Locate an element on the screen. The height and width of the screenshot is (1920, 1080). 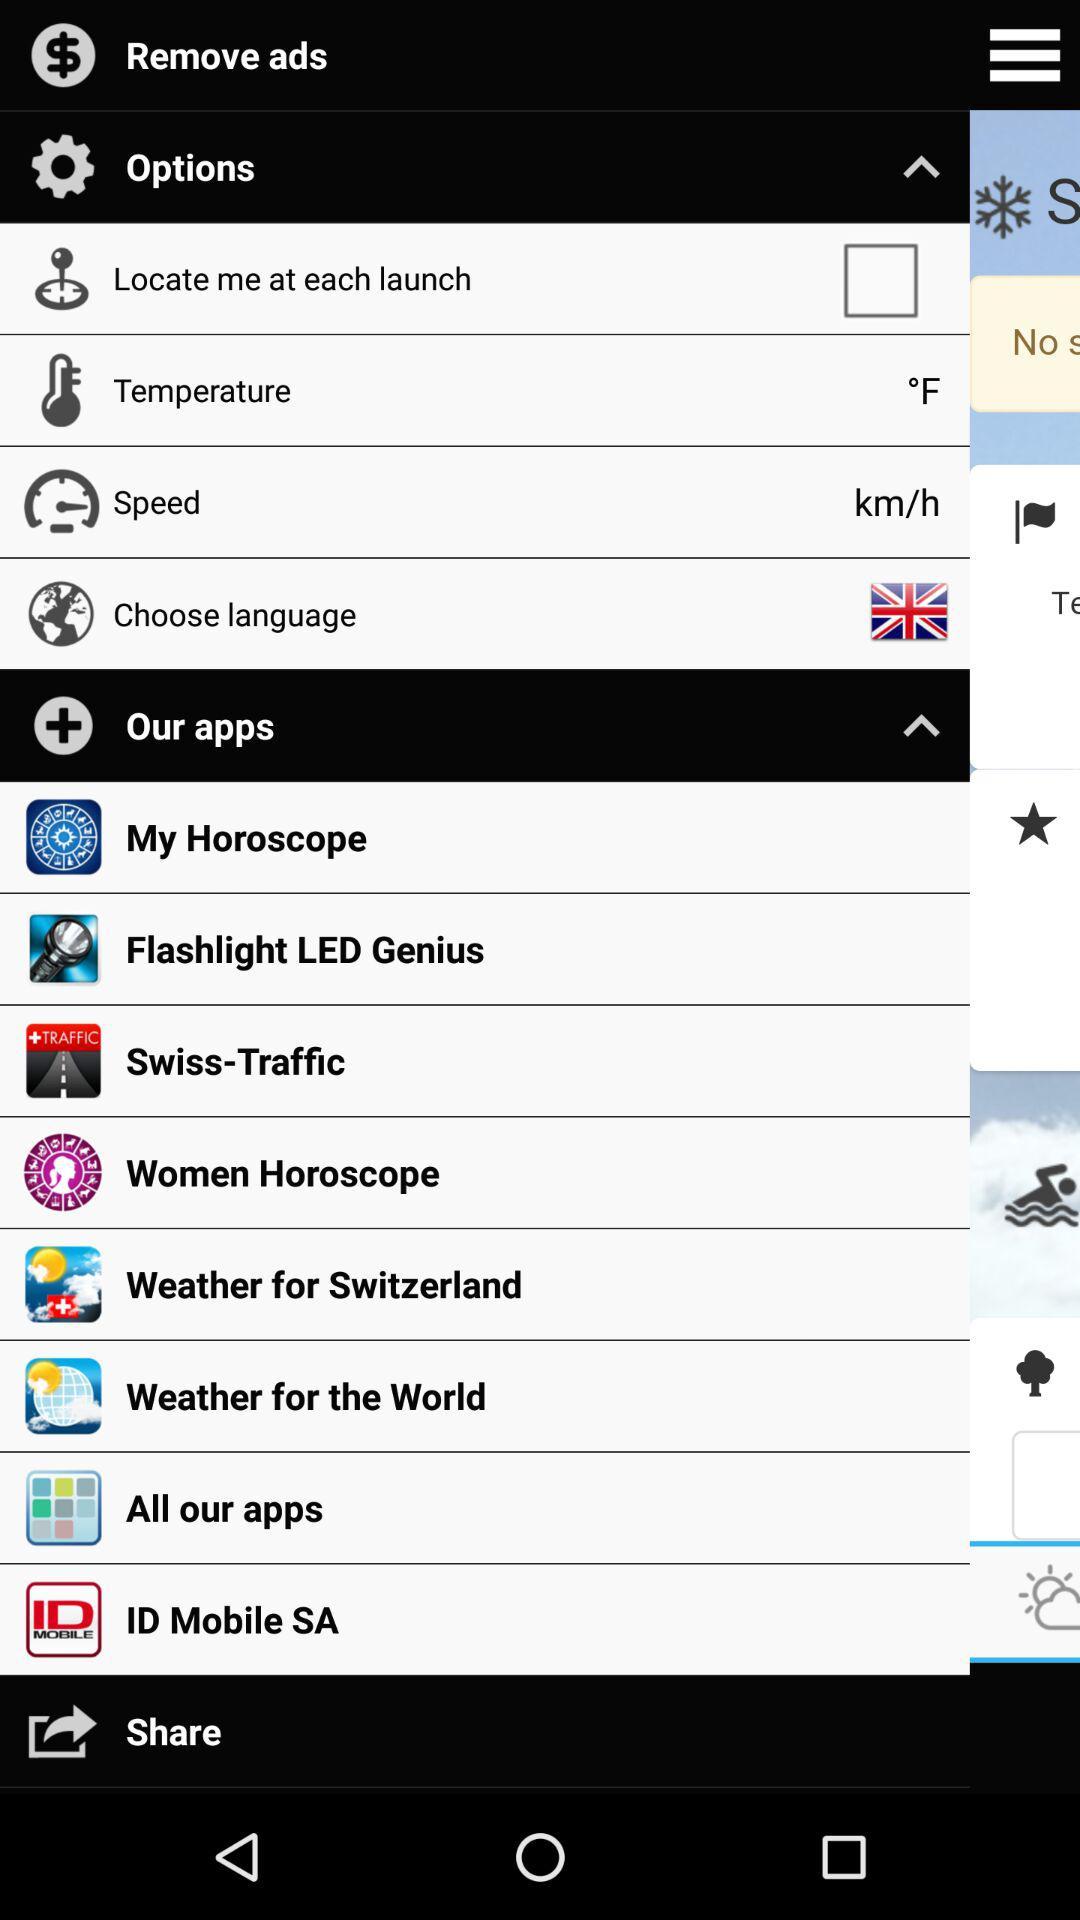
the icon above the our apps icon is located at coordinates (909, 612).